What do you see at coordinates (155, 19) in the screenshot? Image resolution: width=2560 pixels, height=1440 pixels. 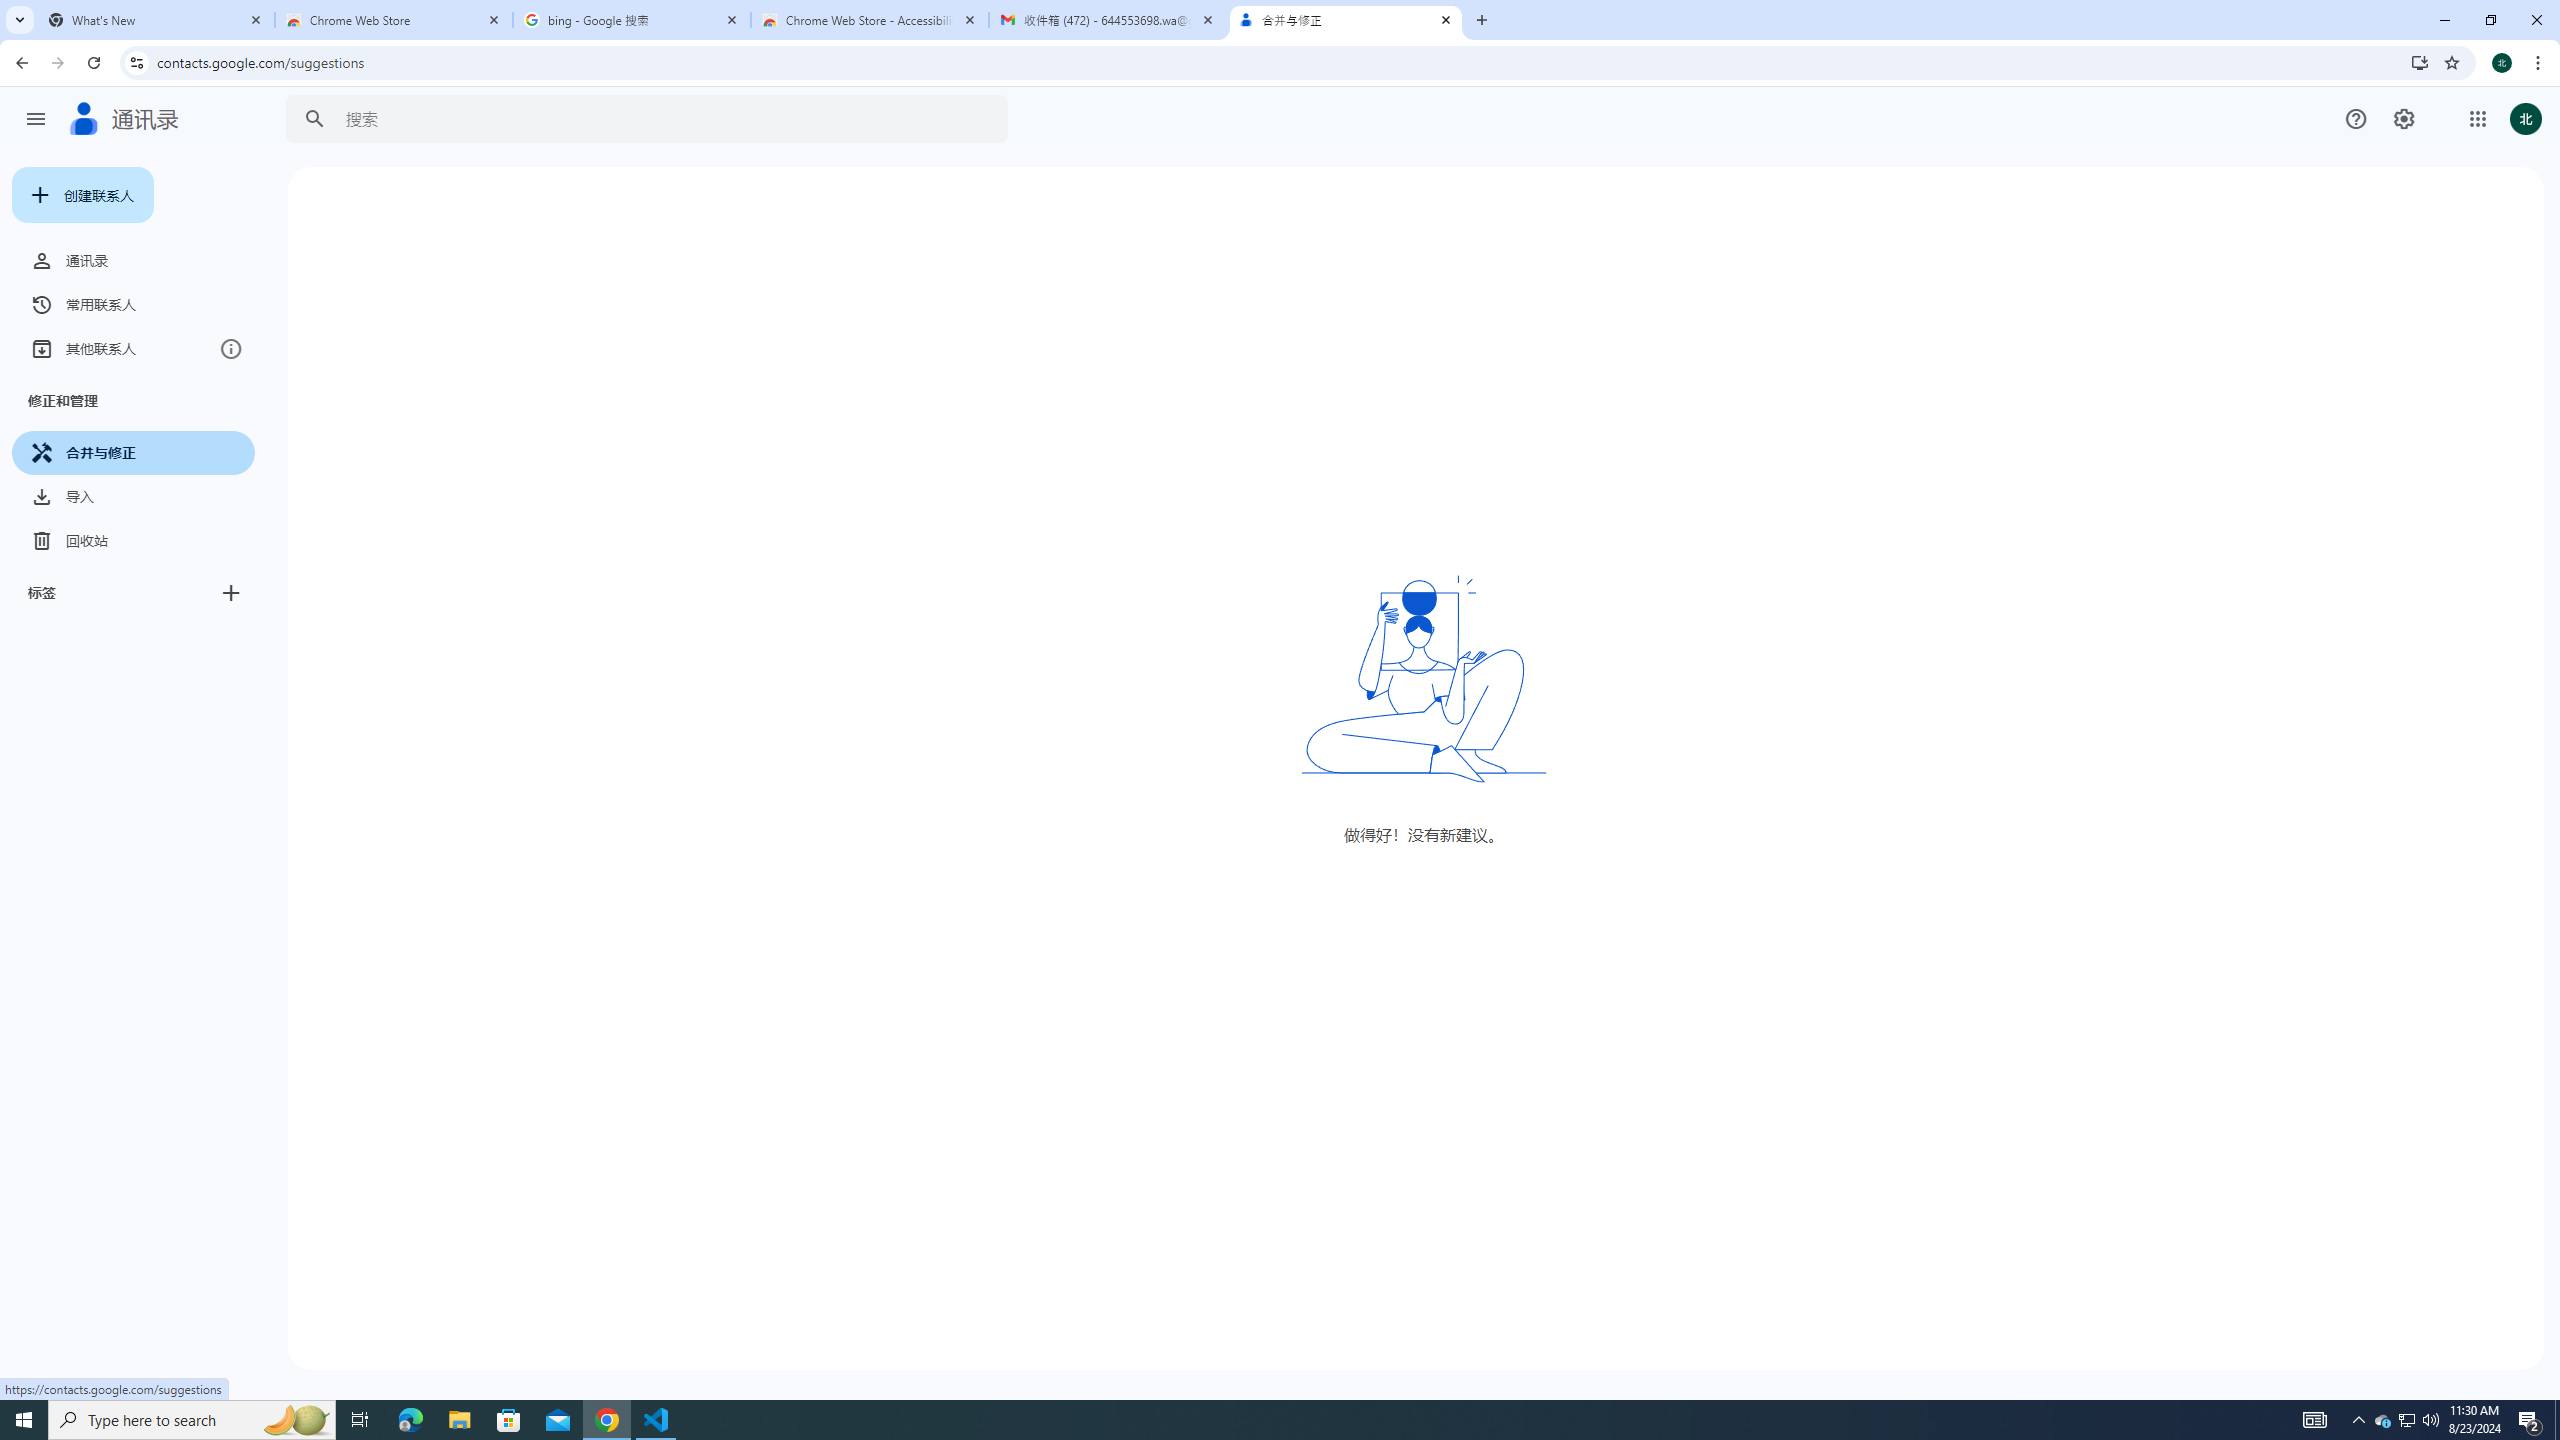 I see `'What'` at bounding box center [155, 19].